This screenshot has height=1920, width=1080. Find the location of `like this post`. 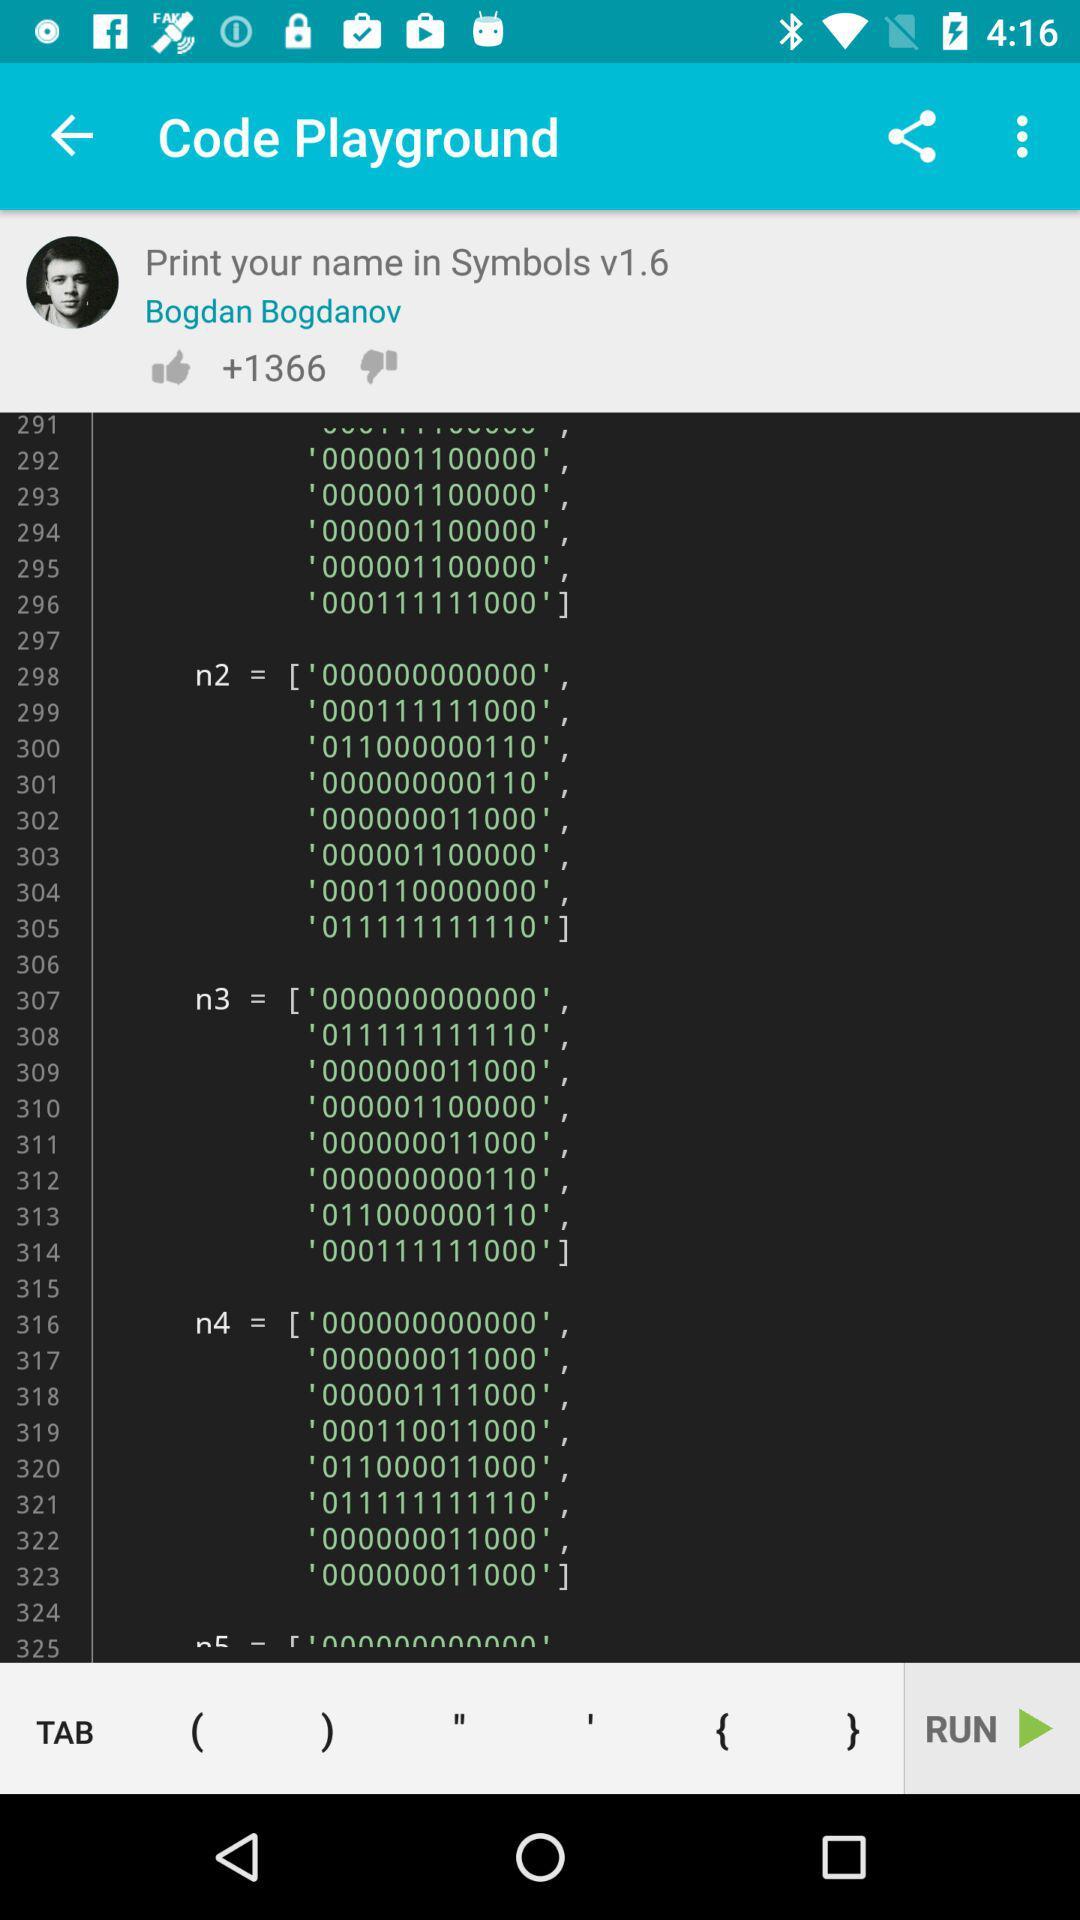

like this post is located at coordinates (169, 366).